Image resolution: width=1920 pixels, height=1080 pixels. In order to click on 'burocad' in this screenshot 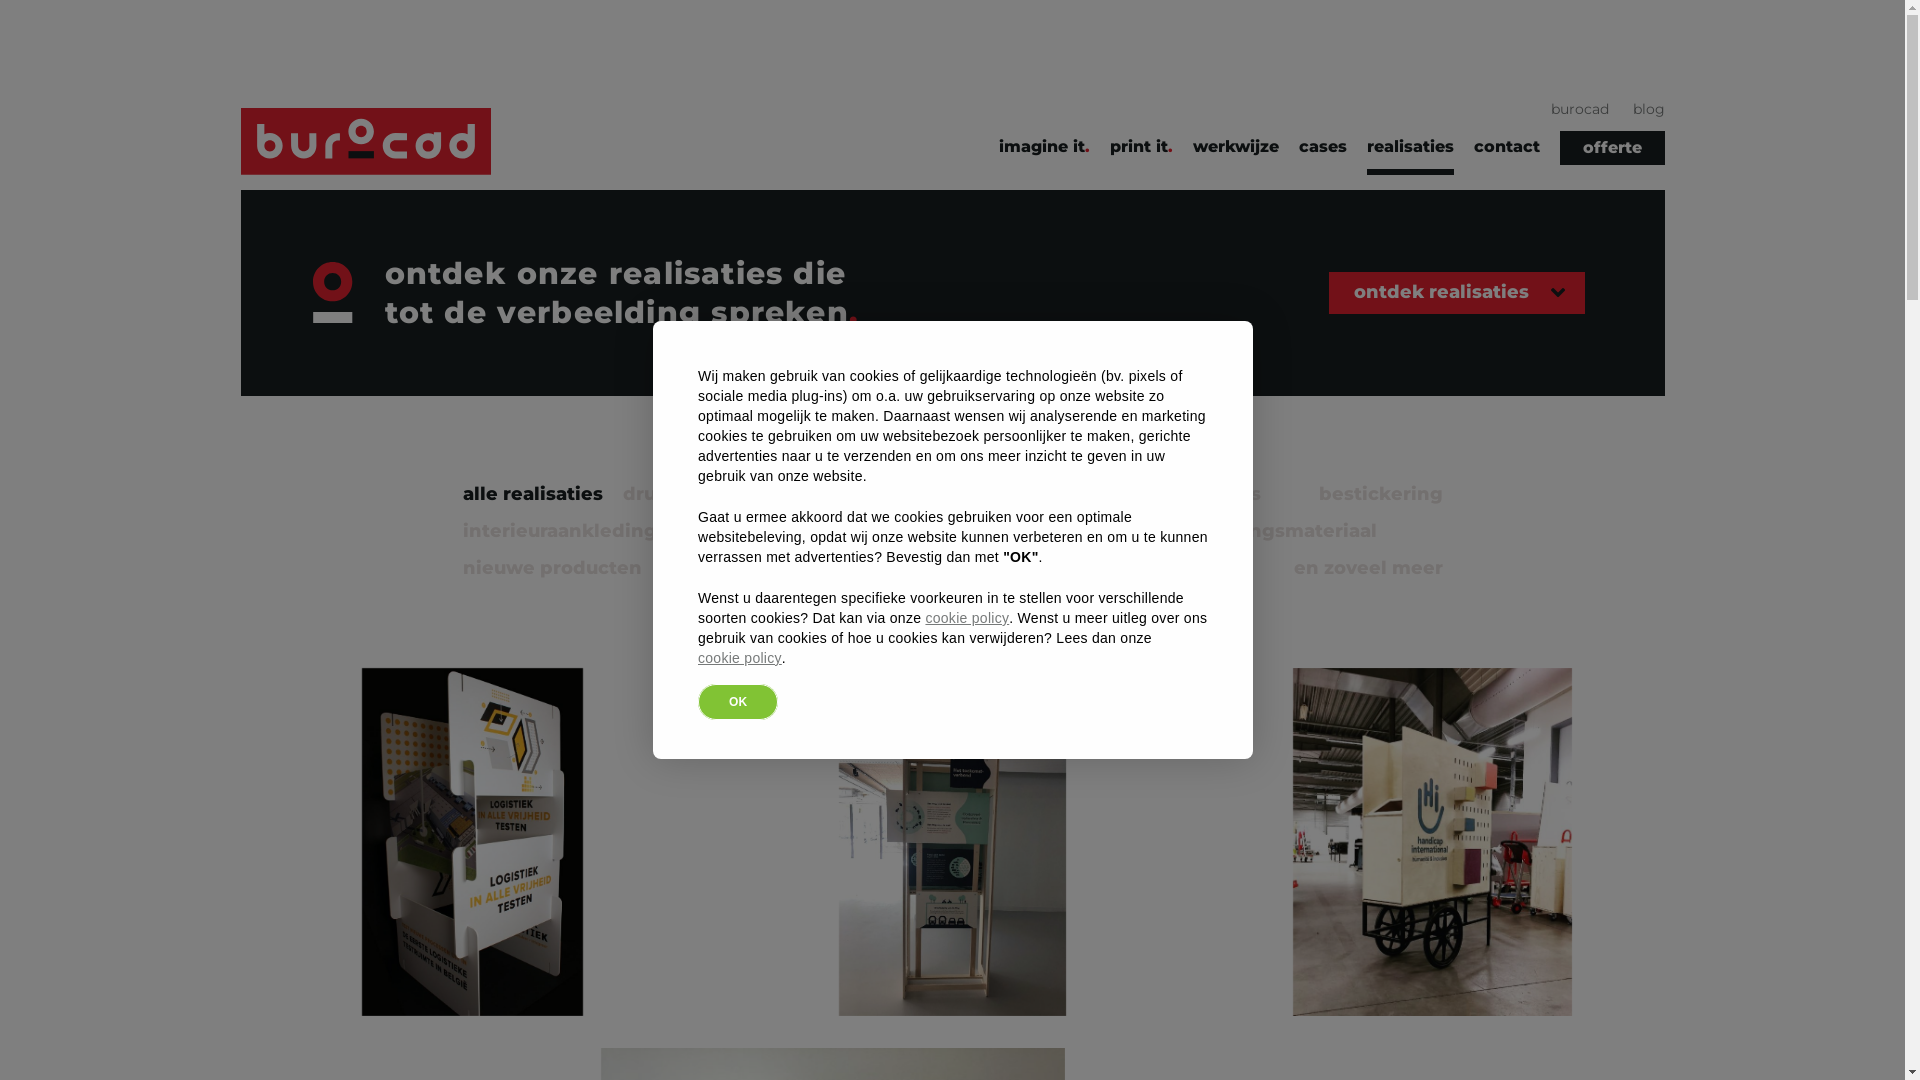, I will do `click(1549, 108)`.